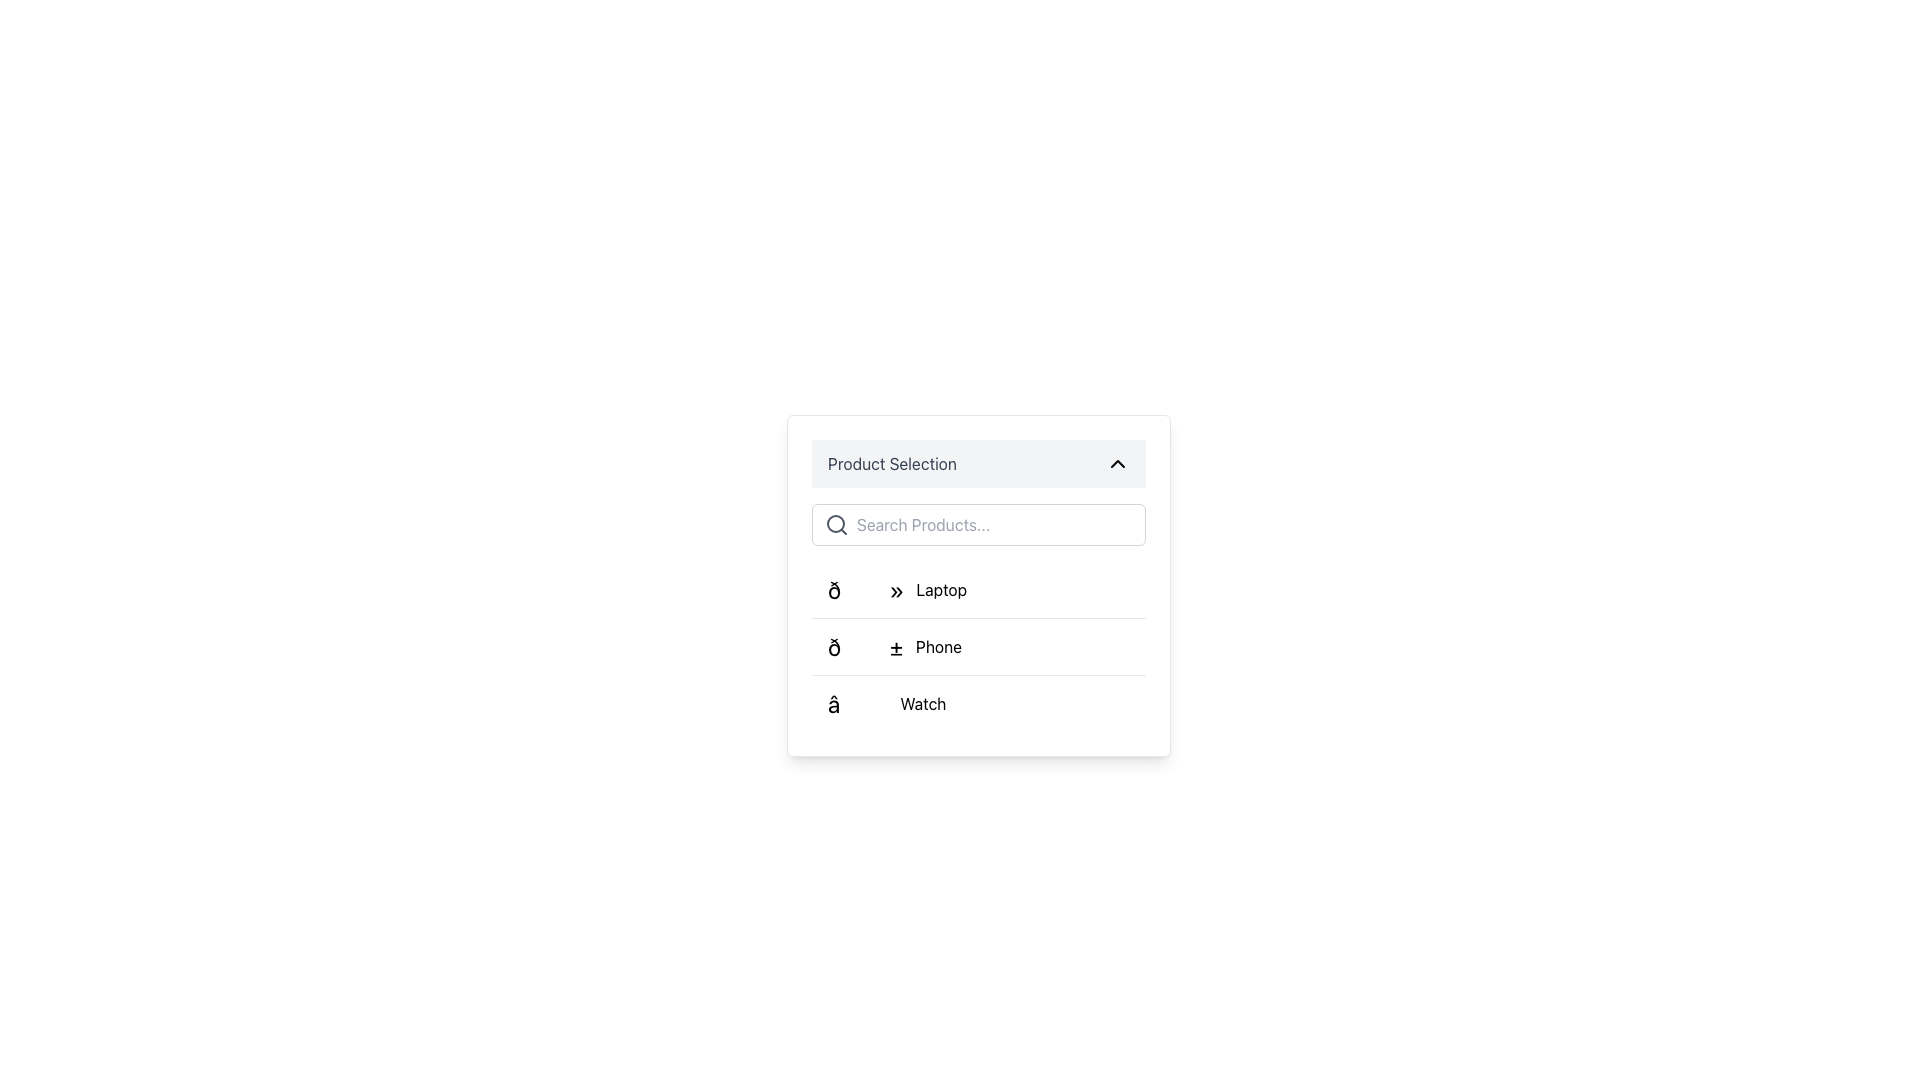 This screenshot has height=1080, width=1920. Describe the element at coordinates (937, 647) in the screenshot. I see `the 'Phone' text label which is part of a selection list, positioned to the right of an emoji icon` at that location.